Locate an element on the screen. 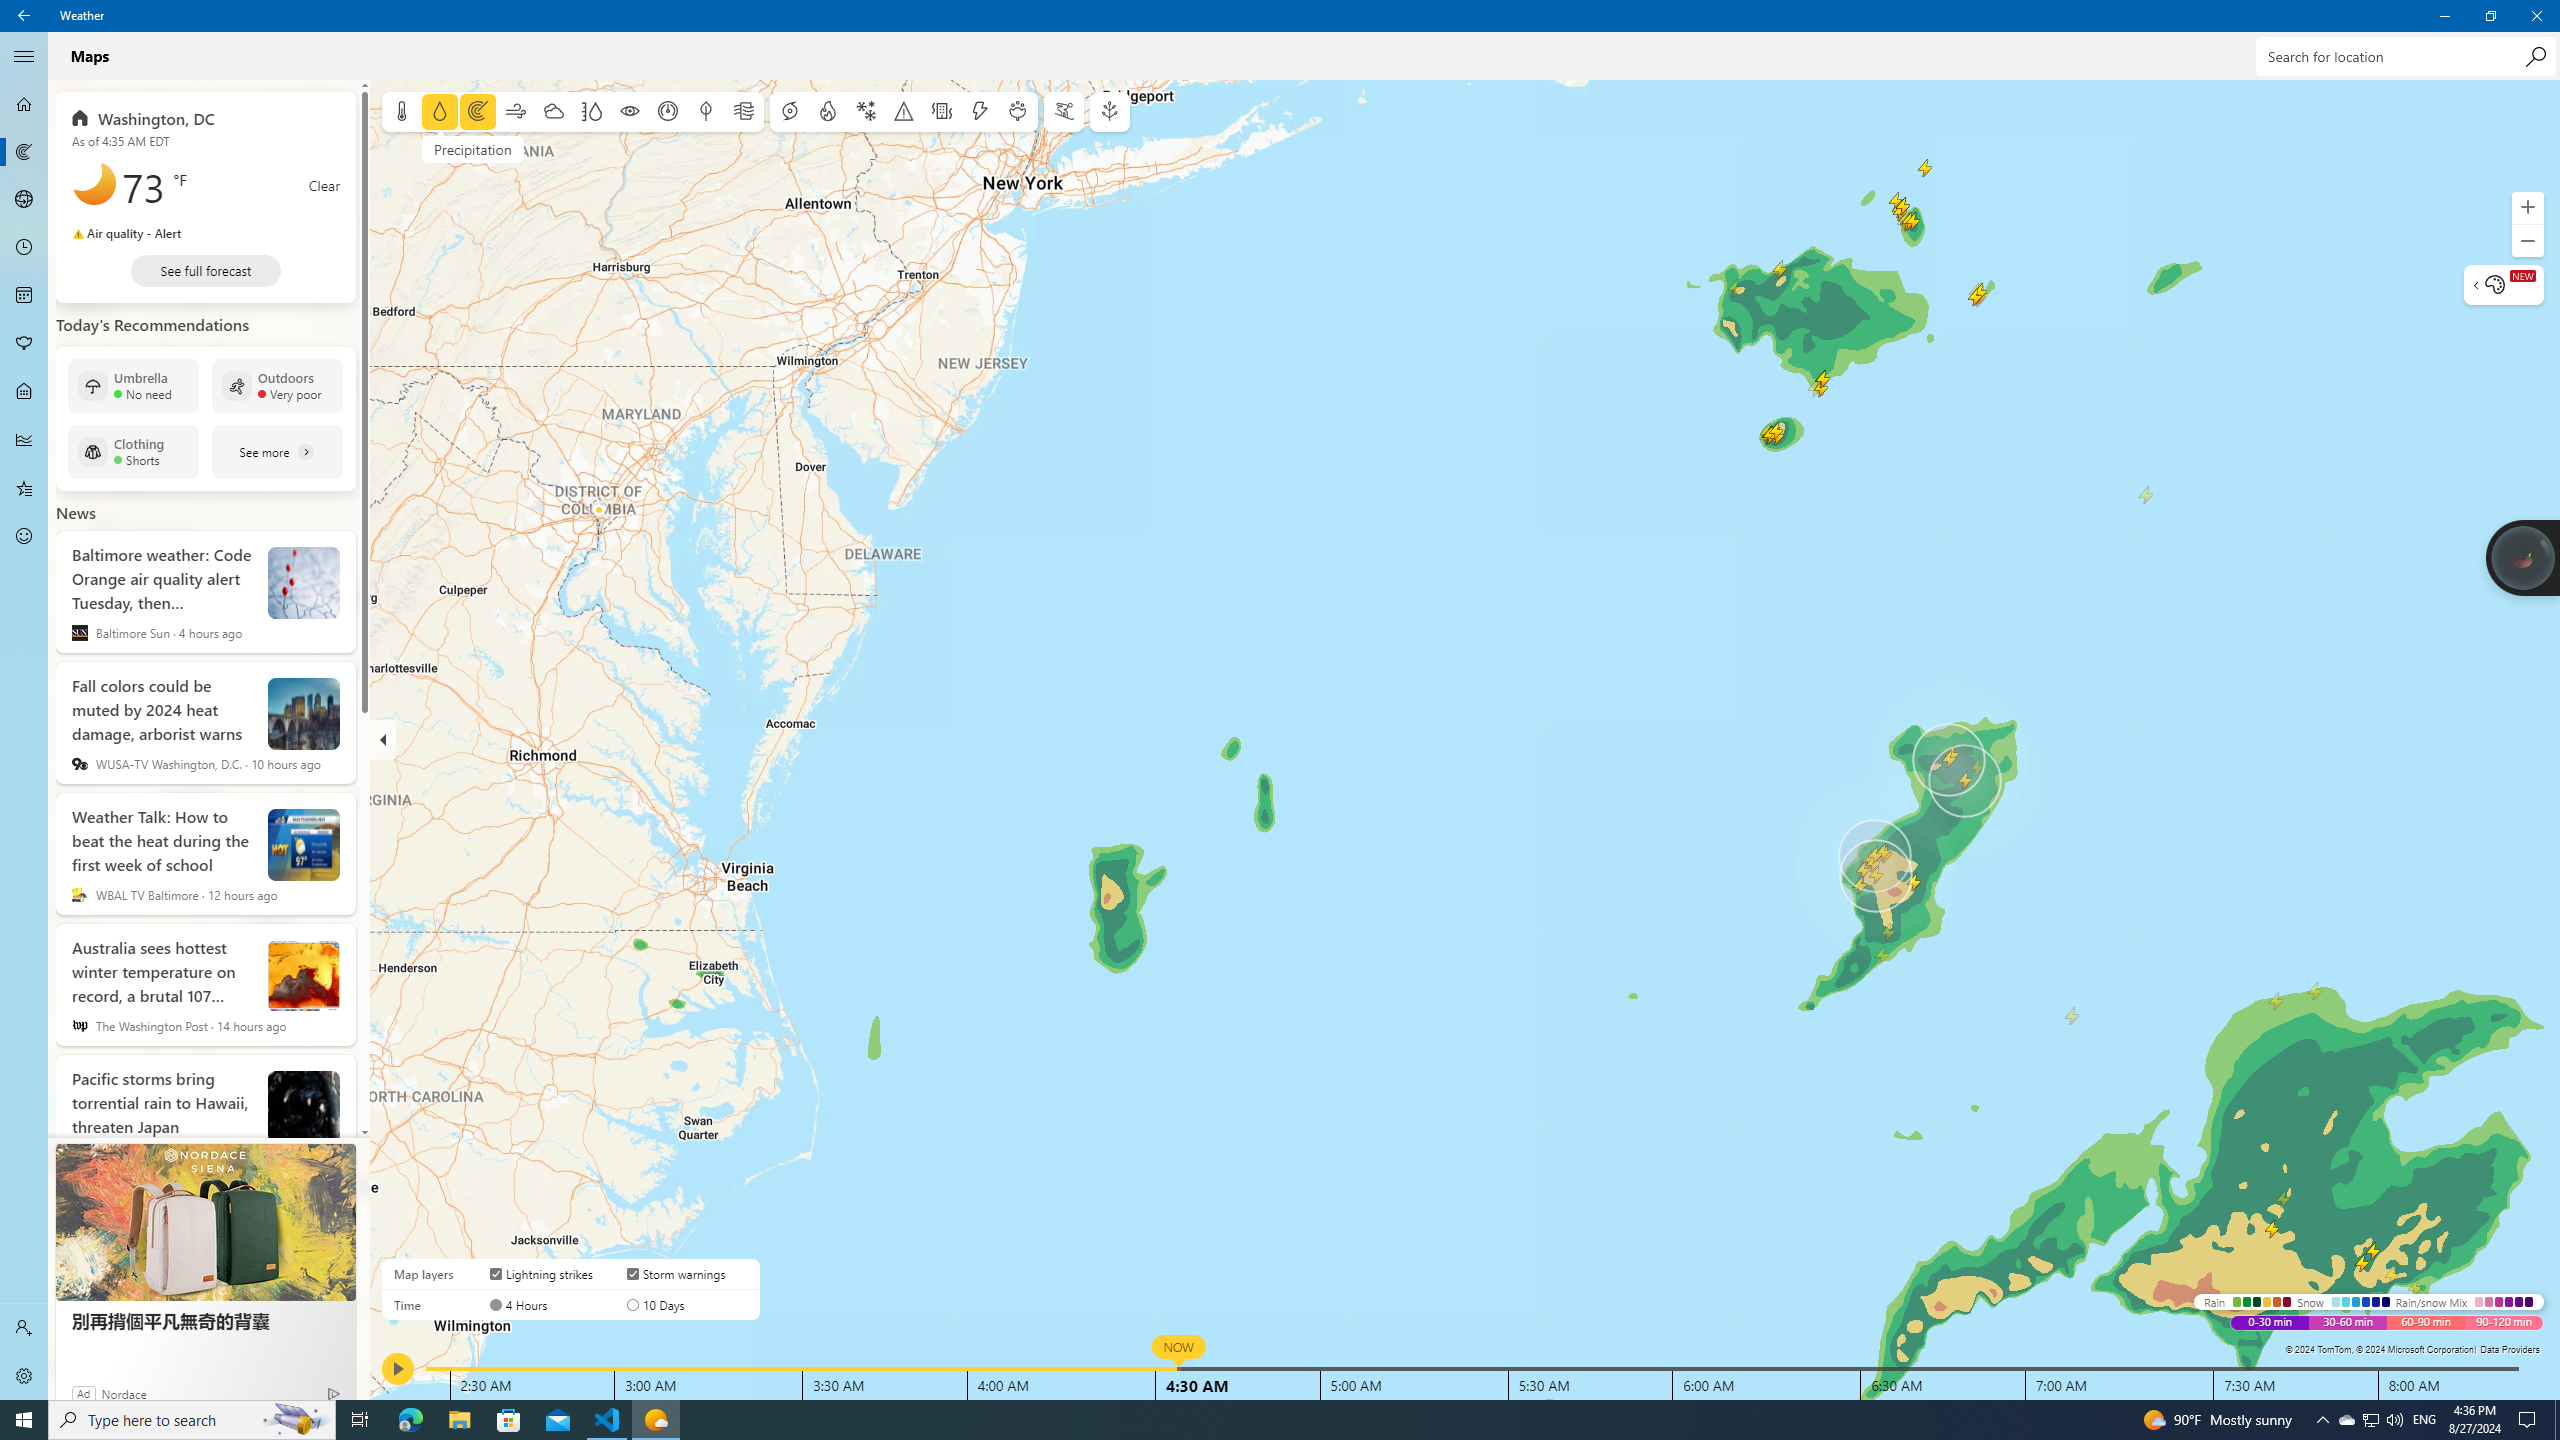 Image resolution: width=2560 pixels, height=1440 pixels. 'Favorites - Not Selected' is located at coordinates (24, 487).